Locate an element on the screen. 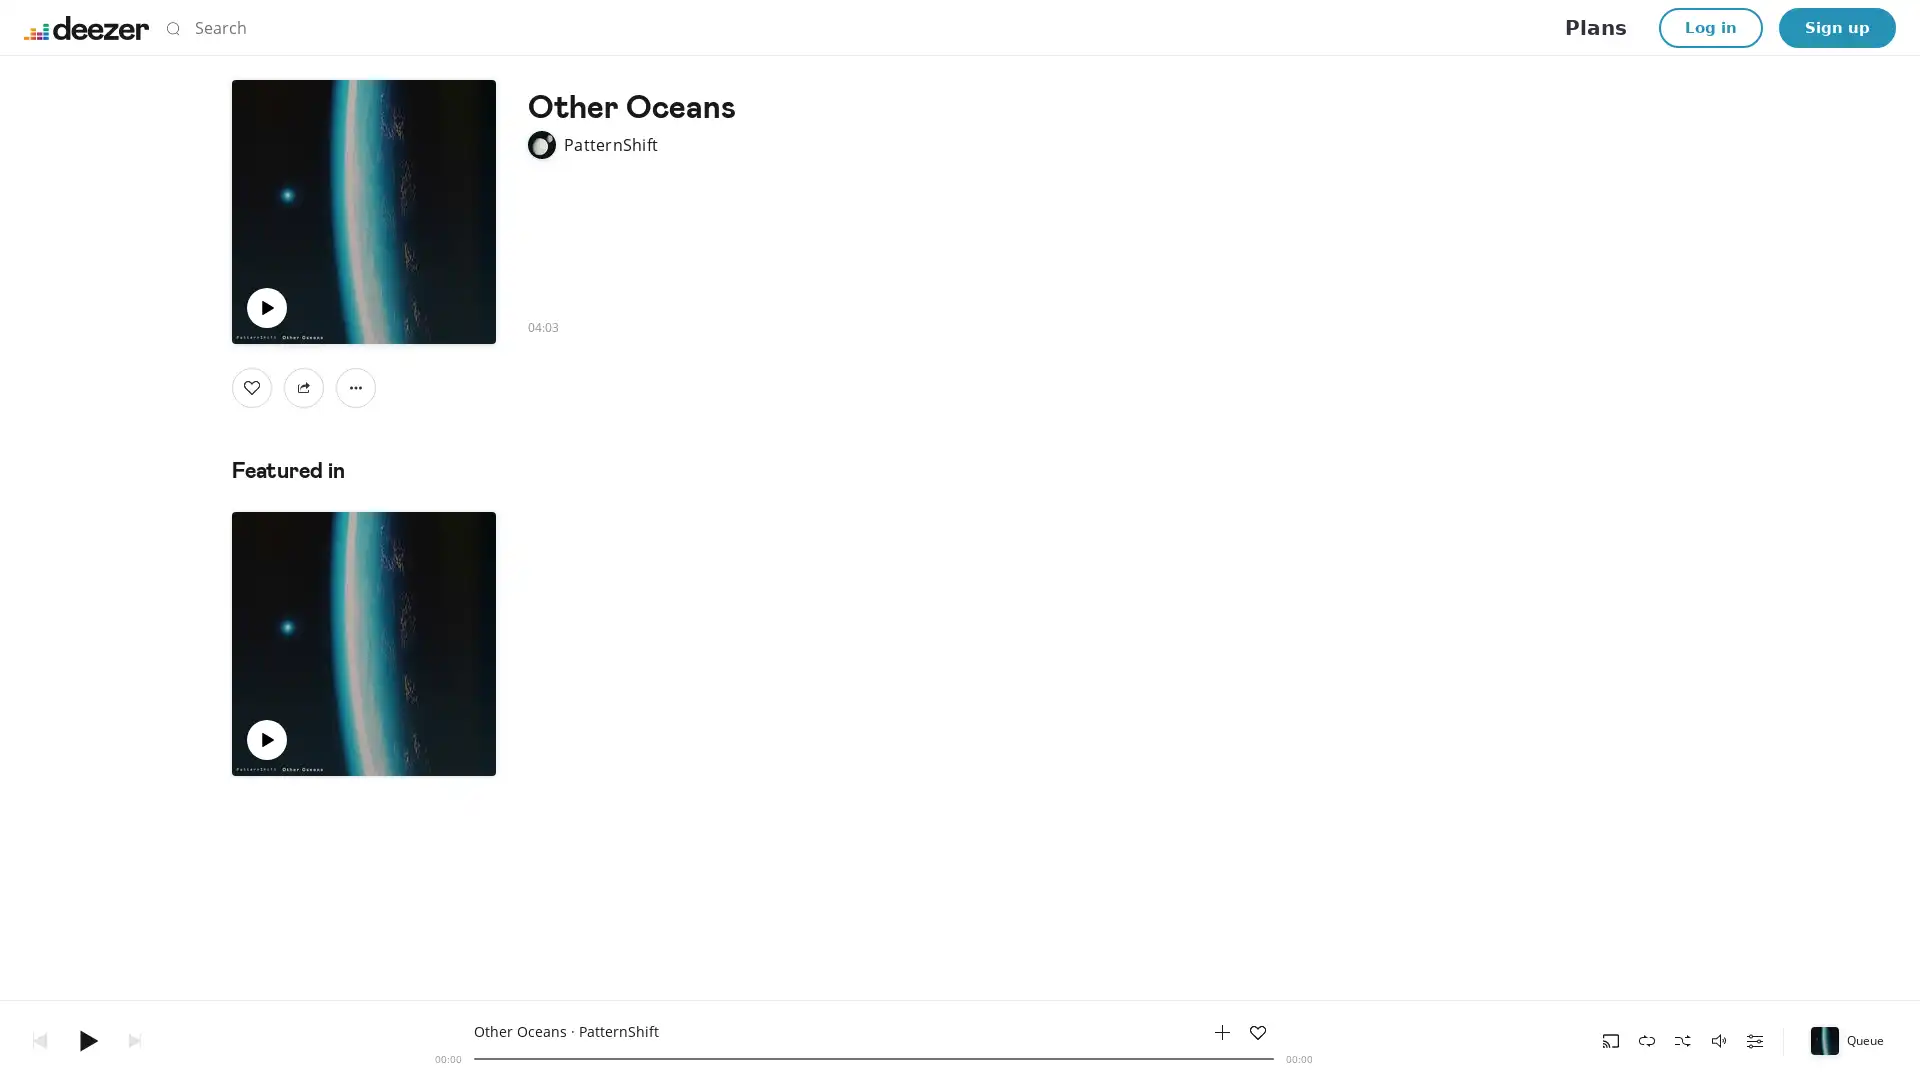 This screenshot has height=1080, width=1920. Clear is located at coordinates (1275, 27).